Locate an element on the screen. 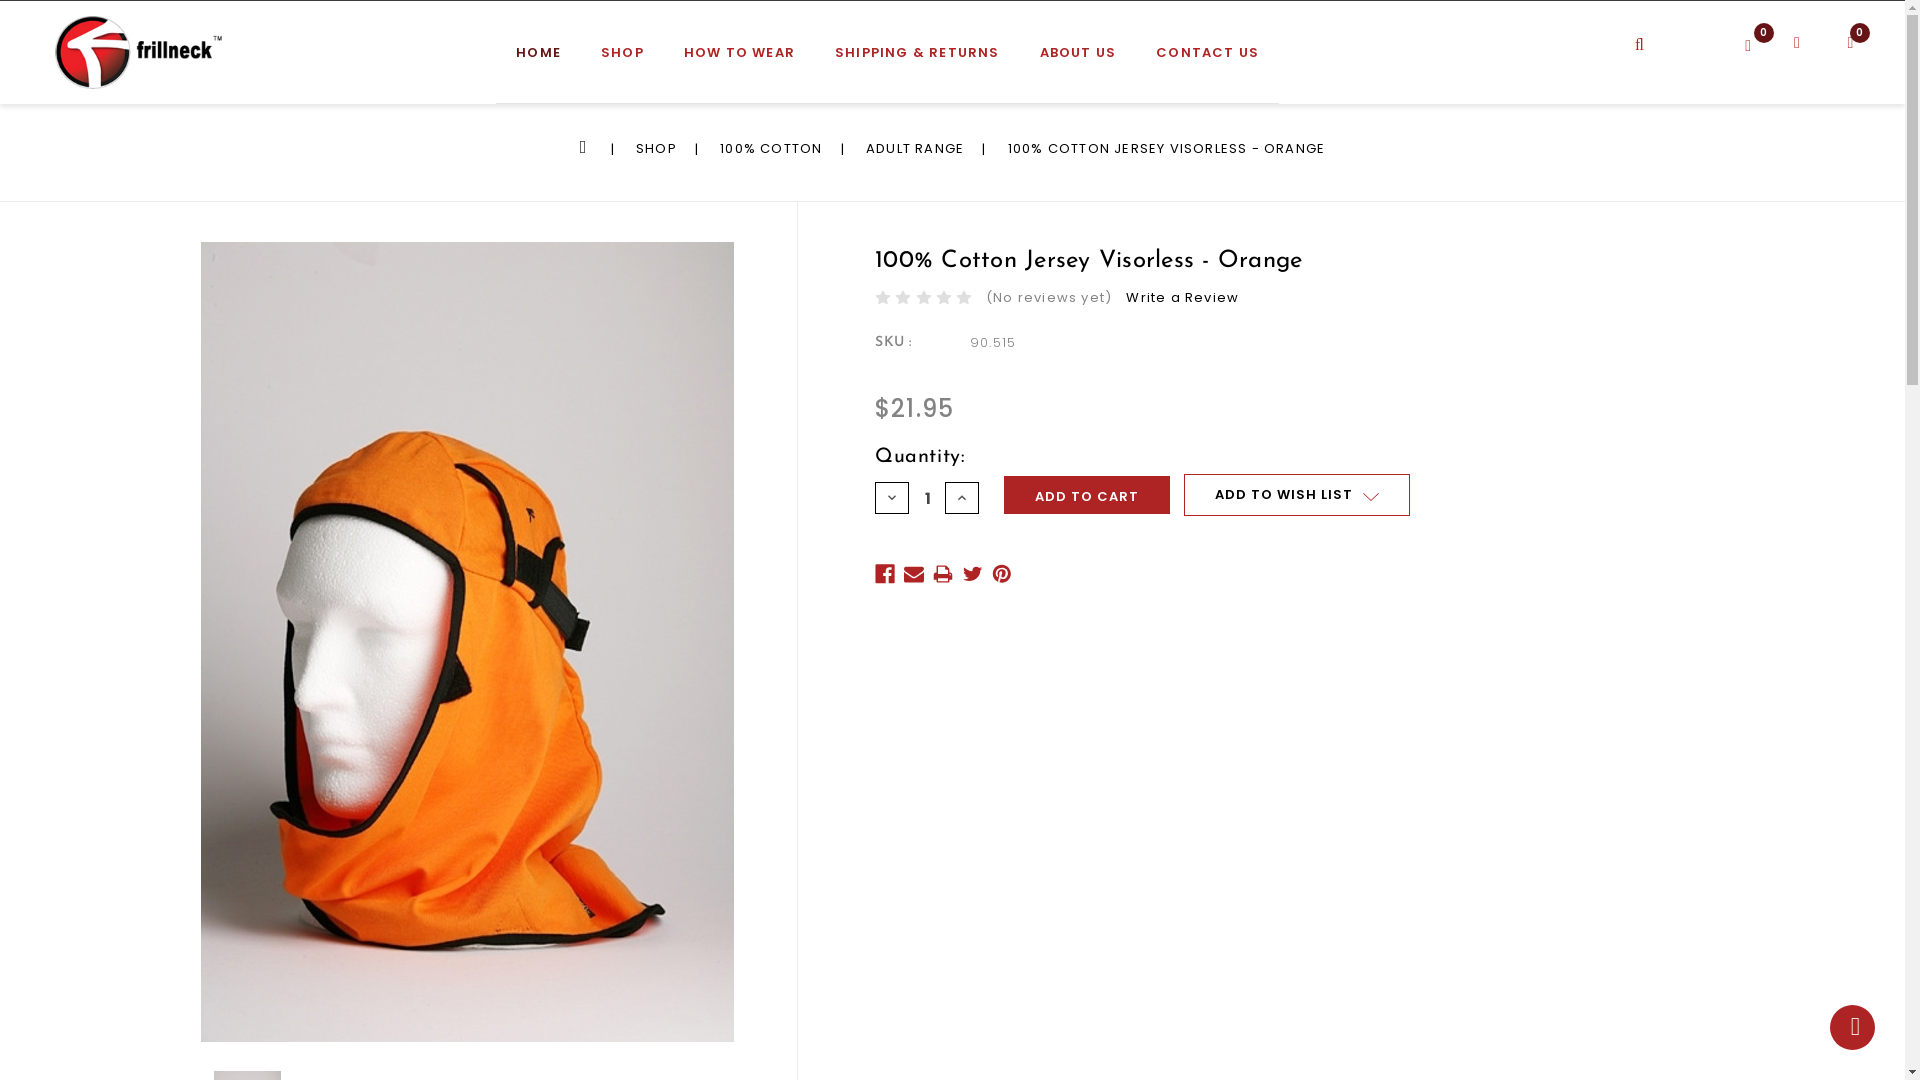  'Write a Review' is located at coordinates (1182, 297).